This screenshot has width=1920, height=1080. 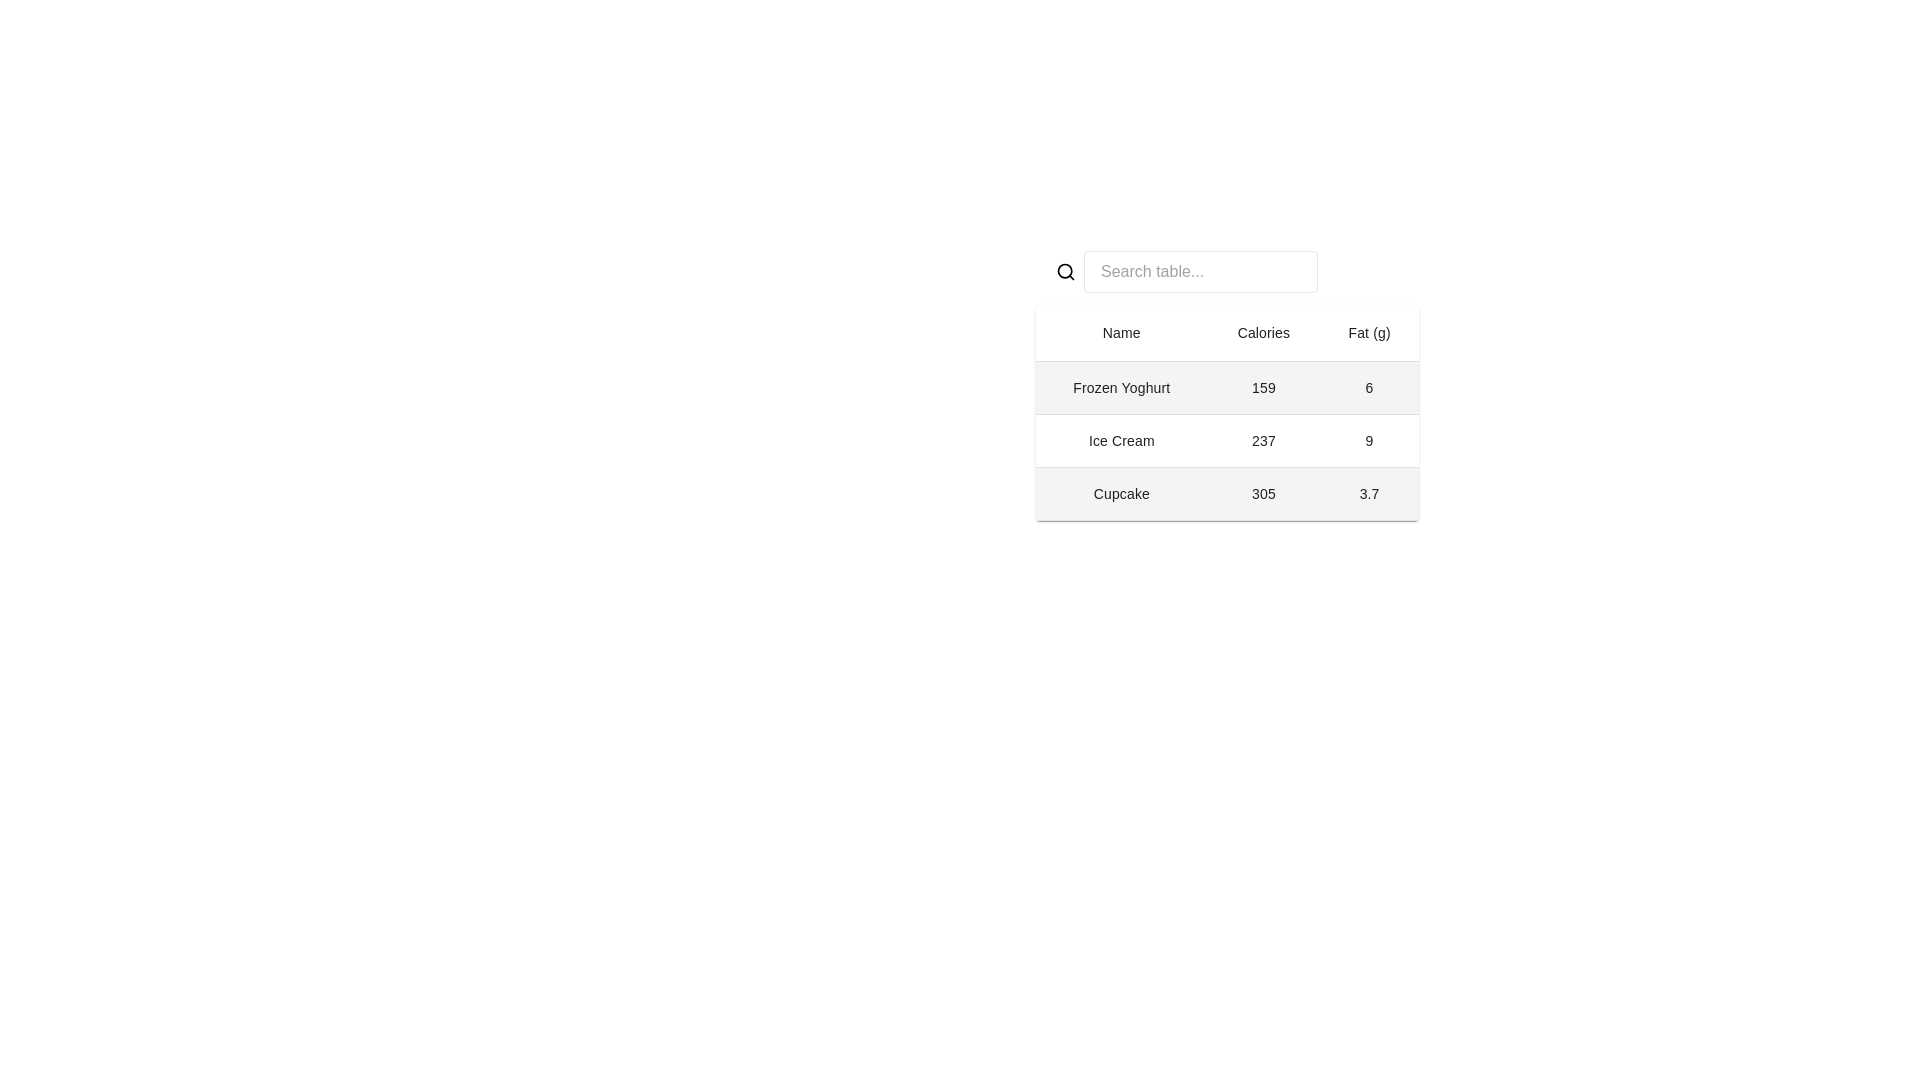 I want to click on the nutritional information table displaying data for 'Frozen Yoghurt,' 'Ice Cream,' and 'Cupcake', so click(x=1226, y=380).